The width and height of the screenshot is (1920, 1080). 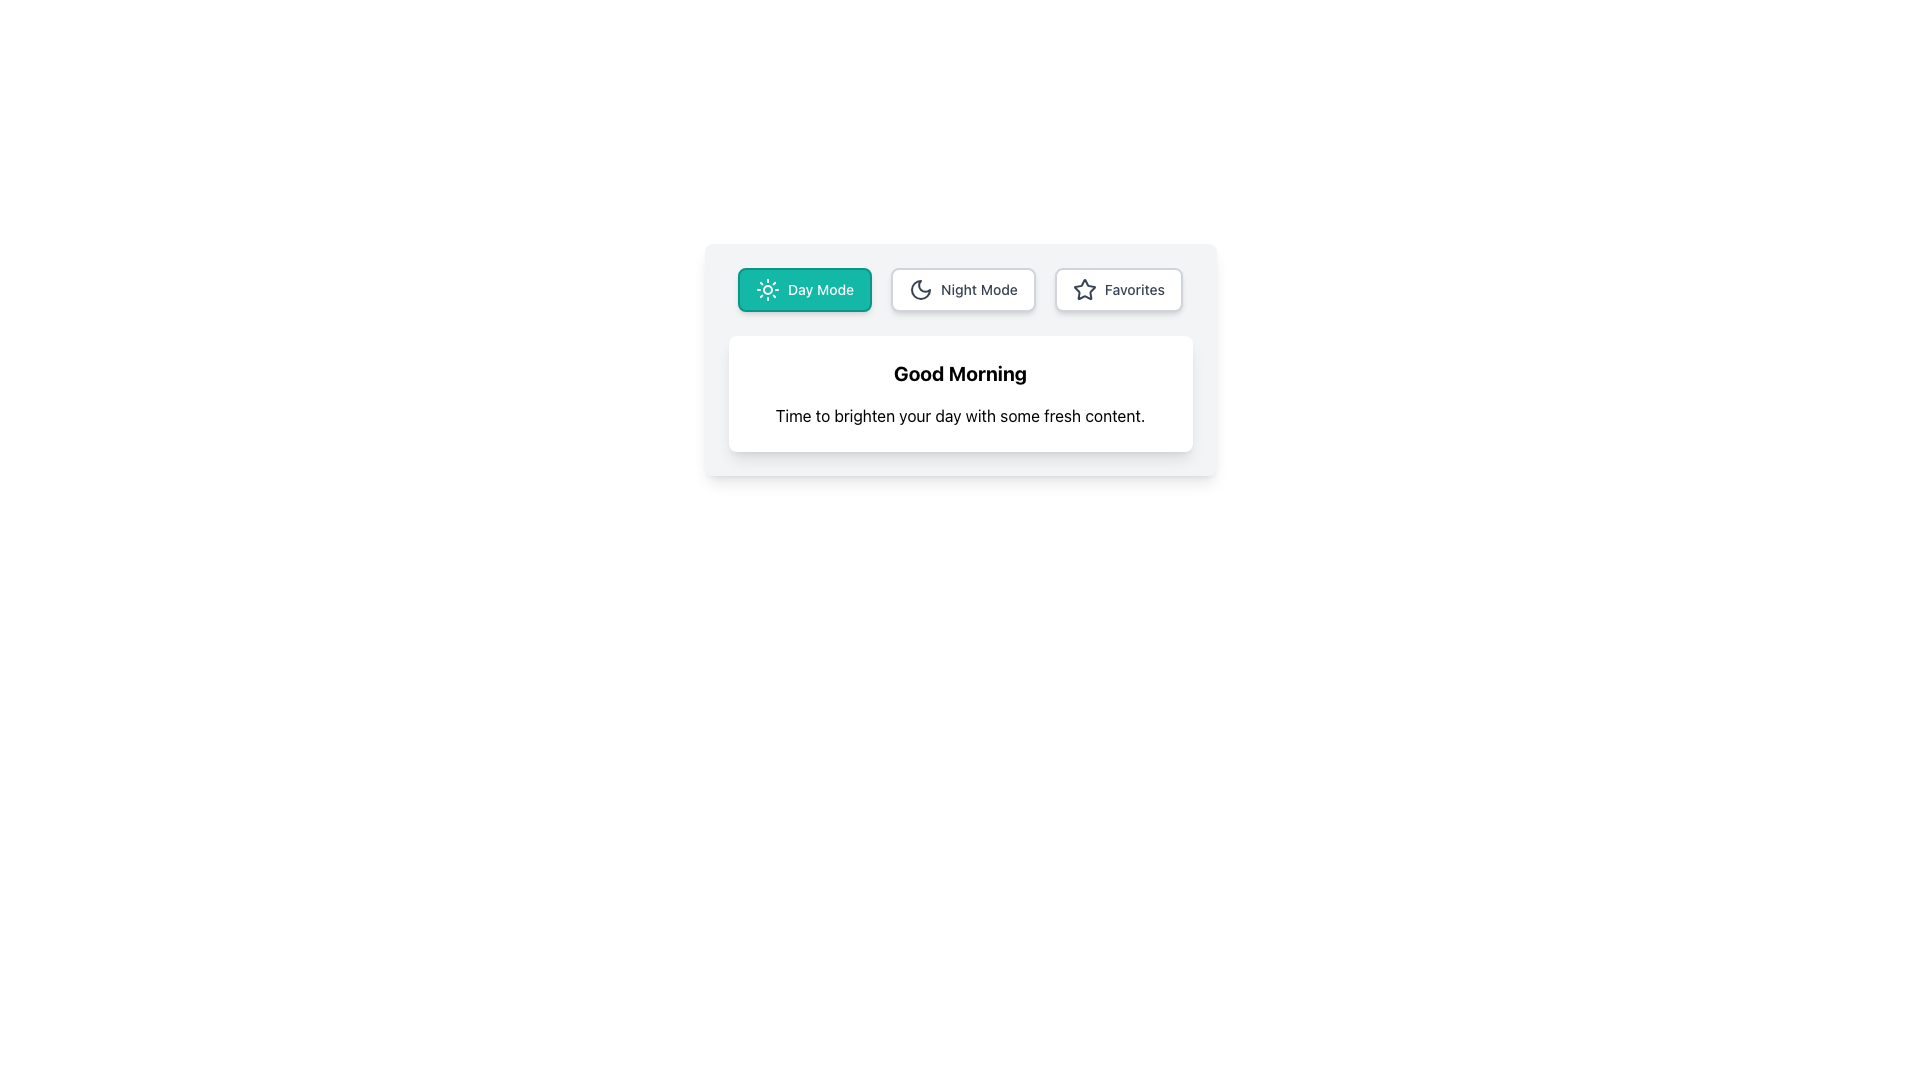 What do you see at coordinates (920, 289) in the screenshot?
I see `the 'Night Mode' icon located to the left of the text label within the 'Night Mode' button on the horizontal toolbar` at bounding box center [920, 289].